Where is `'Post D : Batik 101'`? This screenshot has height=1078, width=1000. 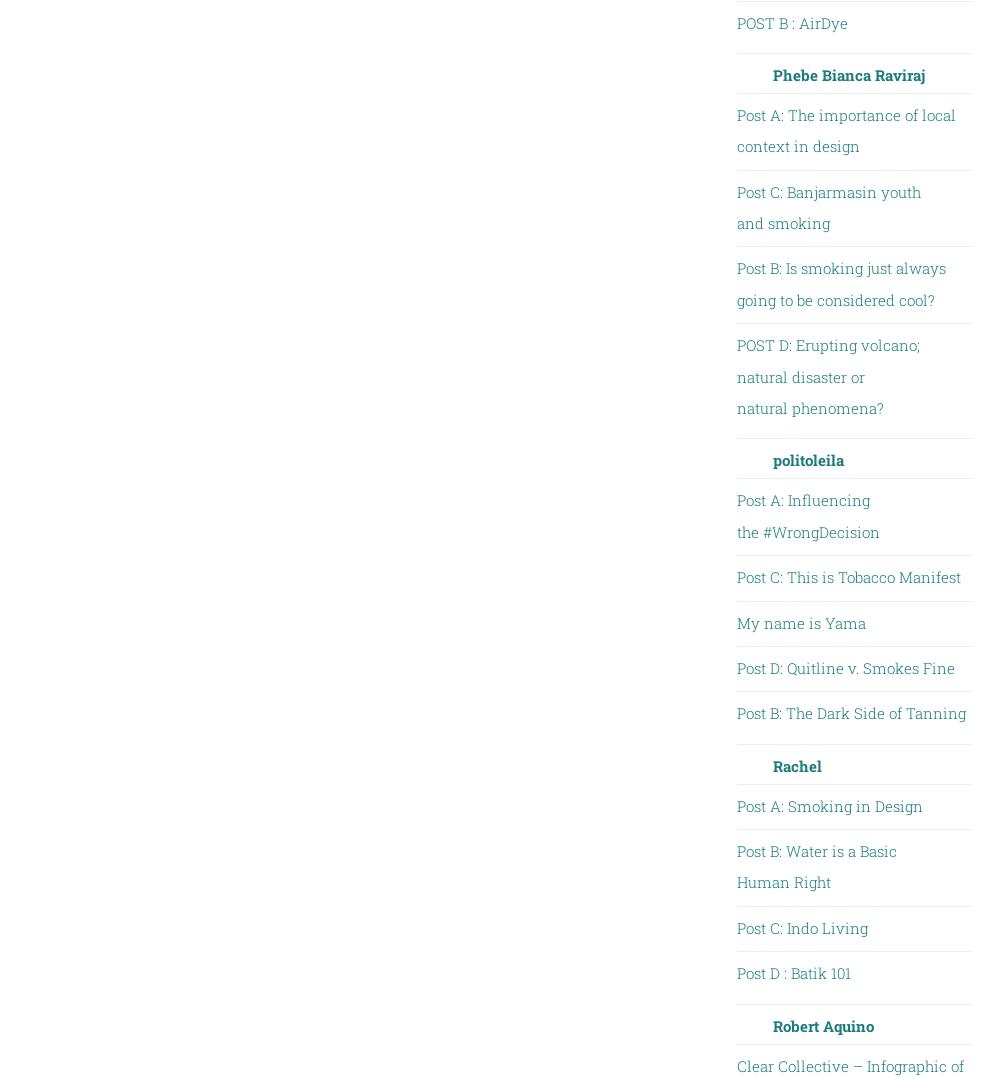 'Post D : Batik 101' is located at coordinates (735, 973).